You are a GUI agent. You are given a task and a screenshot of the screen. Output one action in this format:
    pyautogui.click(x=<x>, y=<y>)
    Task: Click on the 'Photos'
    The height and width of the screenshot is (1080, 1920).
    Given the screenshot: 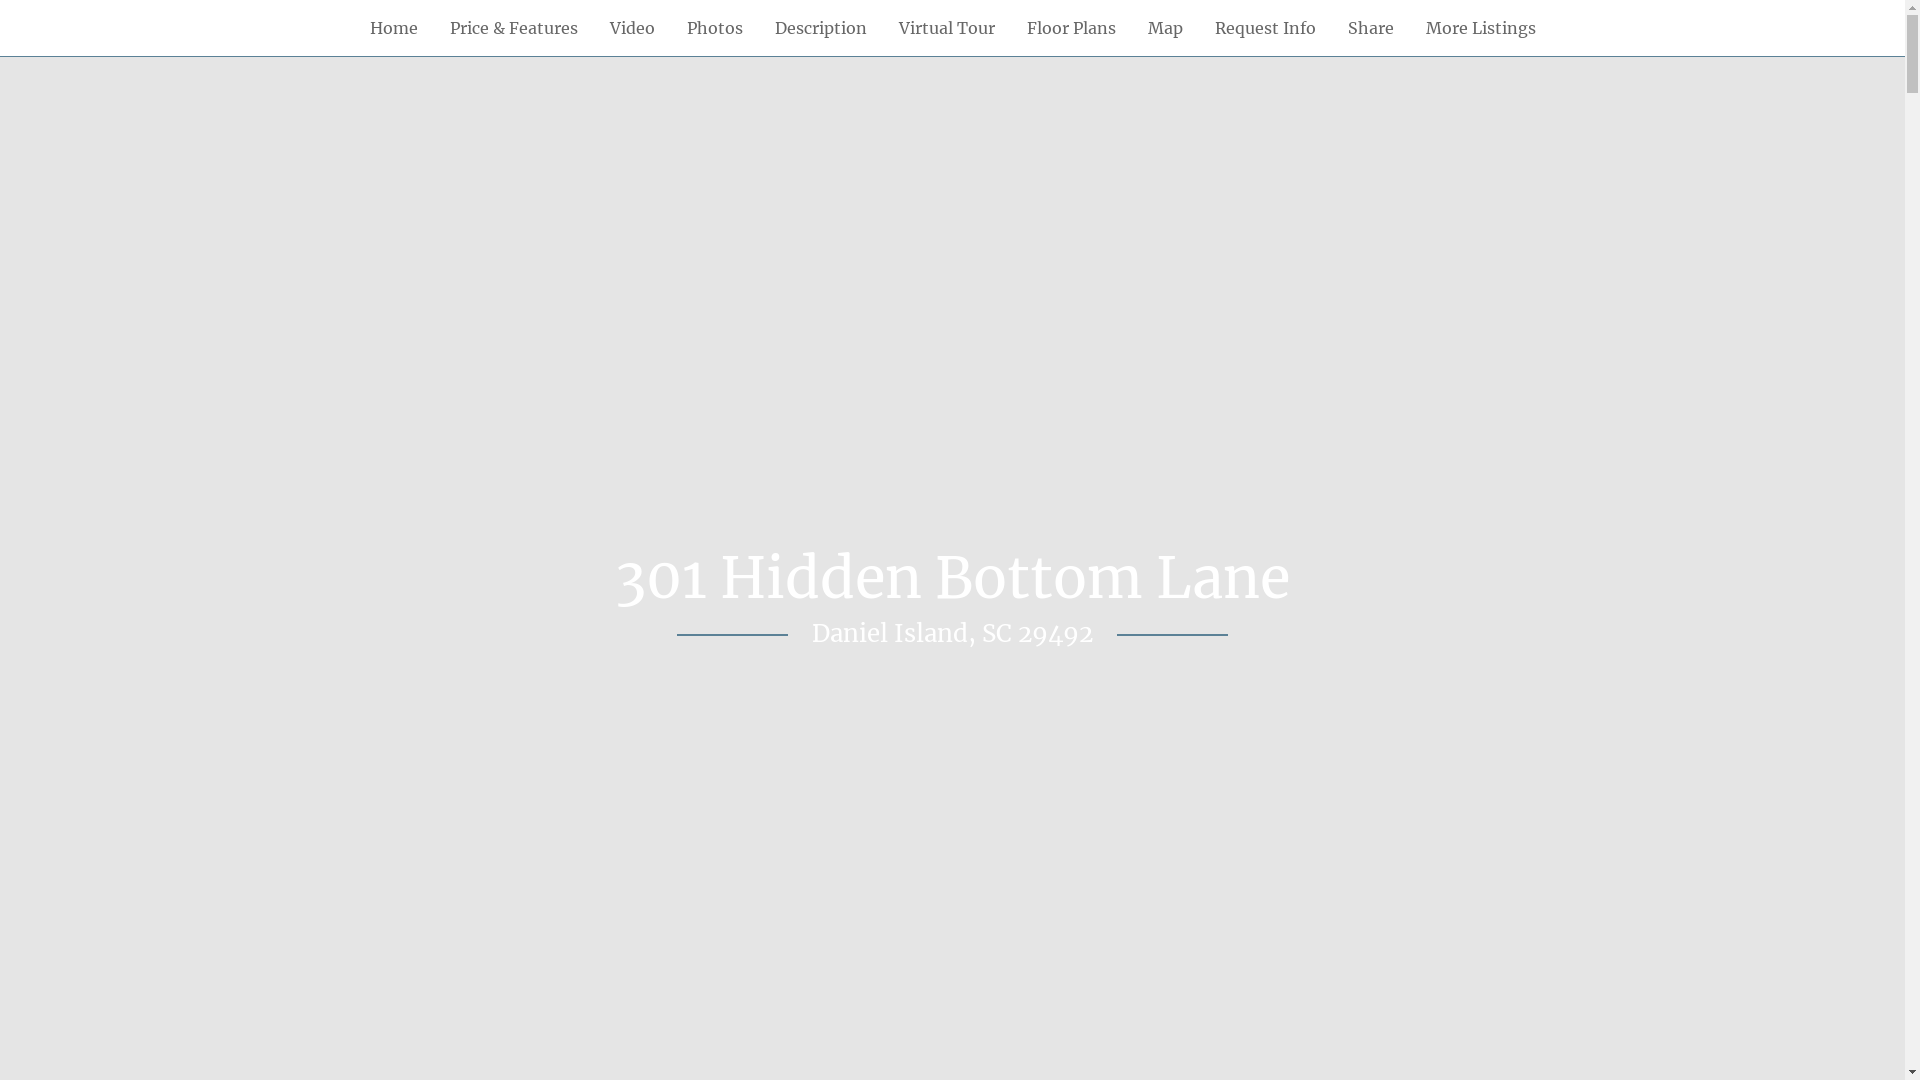 What is the action you would take?
    pyautogui.click(x=670, y=27)
    